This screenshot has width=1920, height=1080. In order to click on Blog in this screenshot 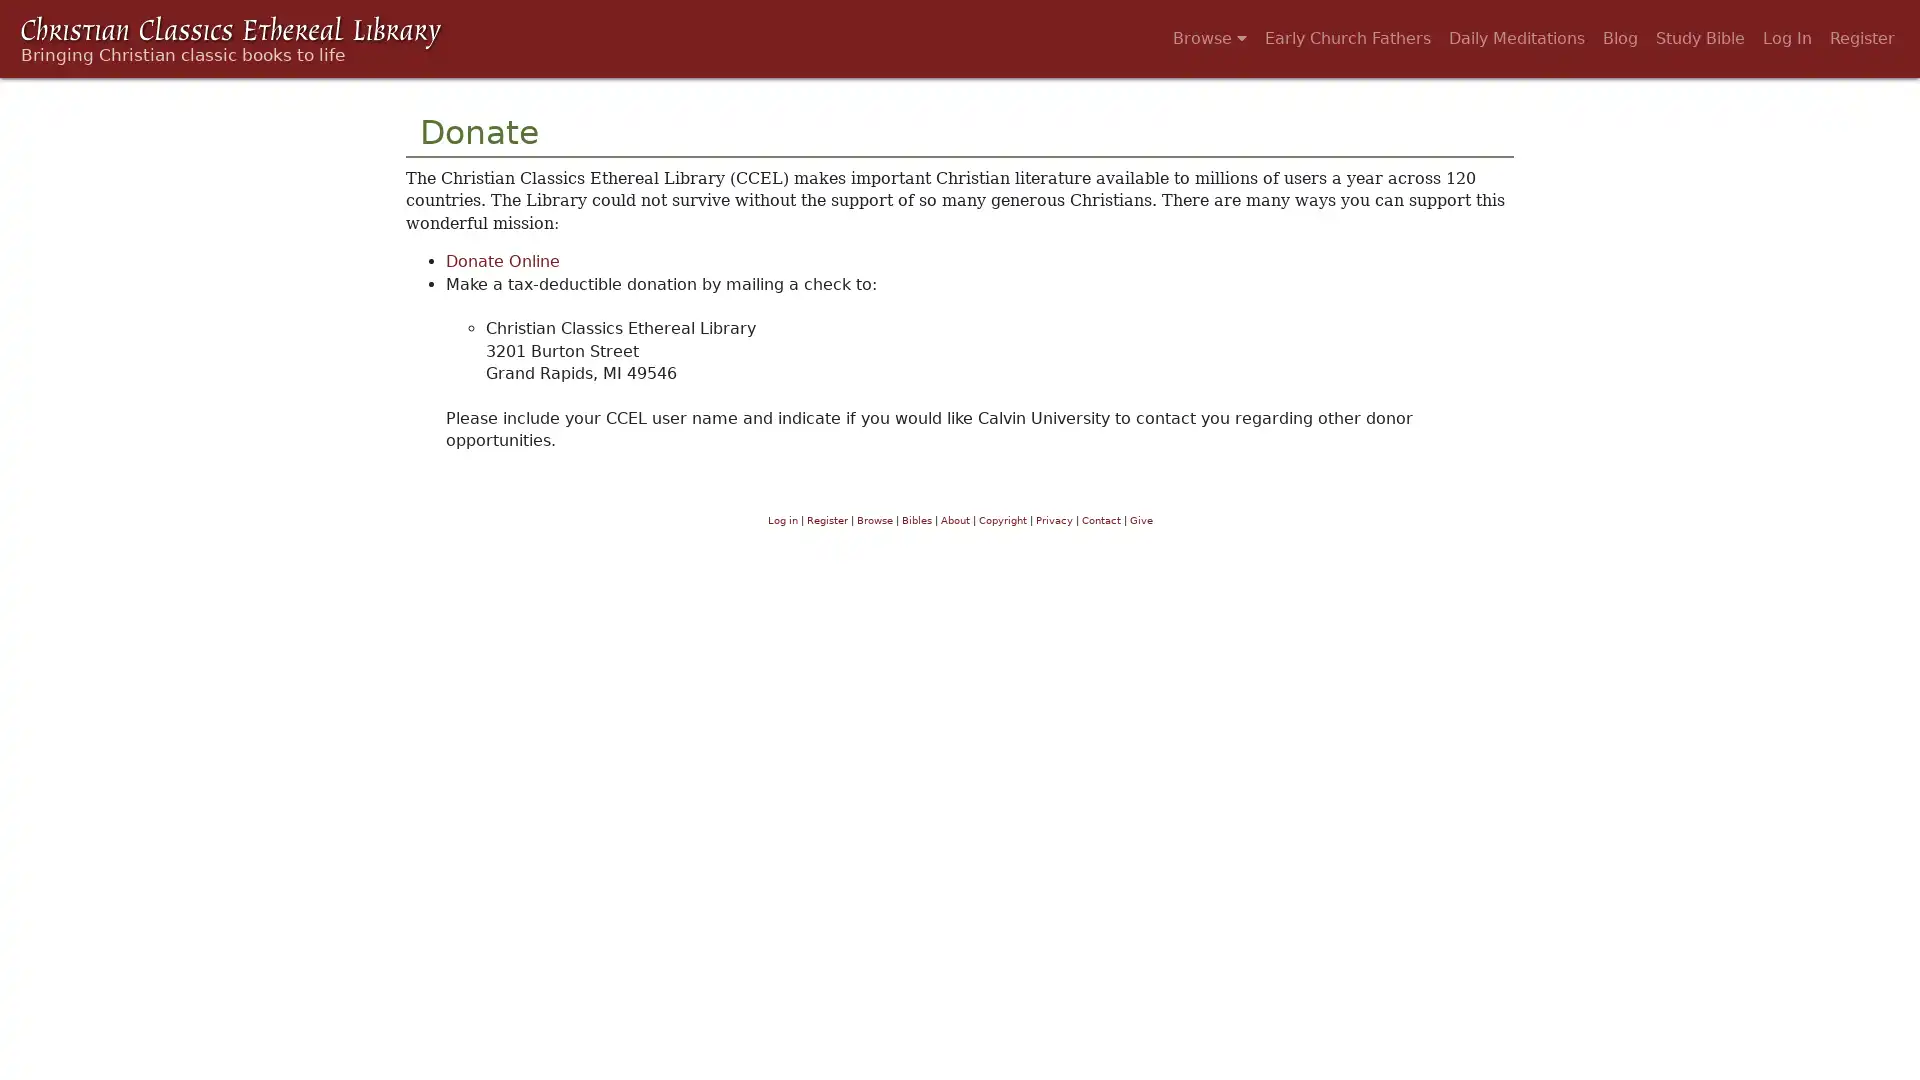, I will do `click(1620, 38)`.